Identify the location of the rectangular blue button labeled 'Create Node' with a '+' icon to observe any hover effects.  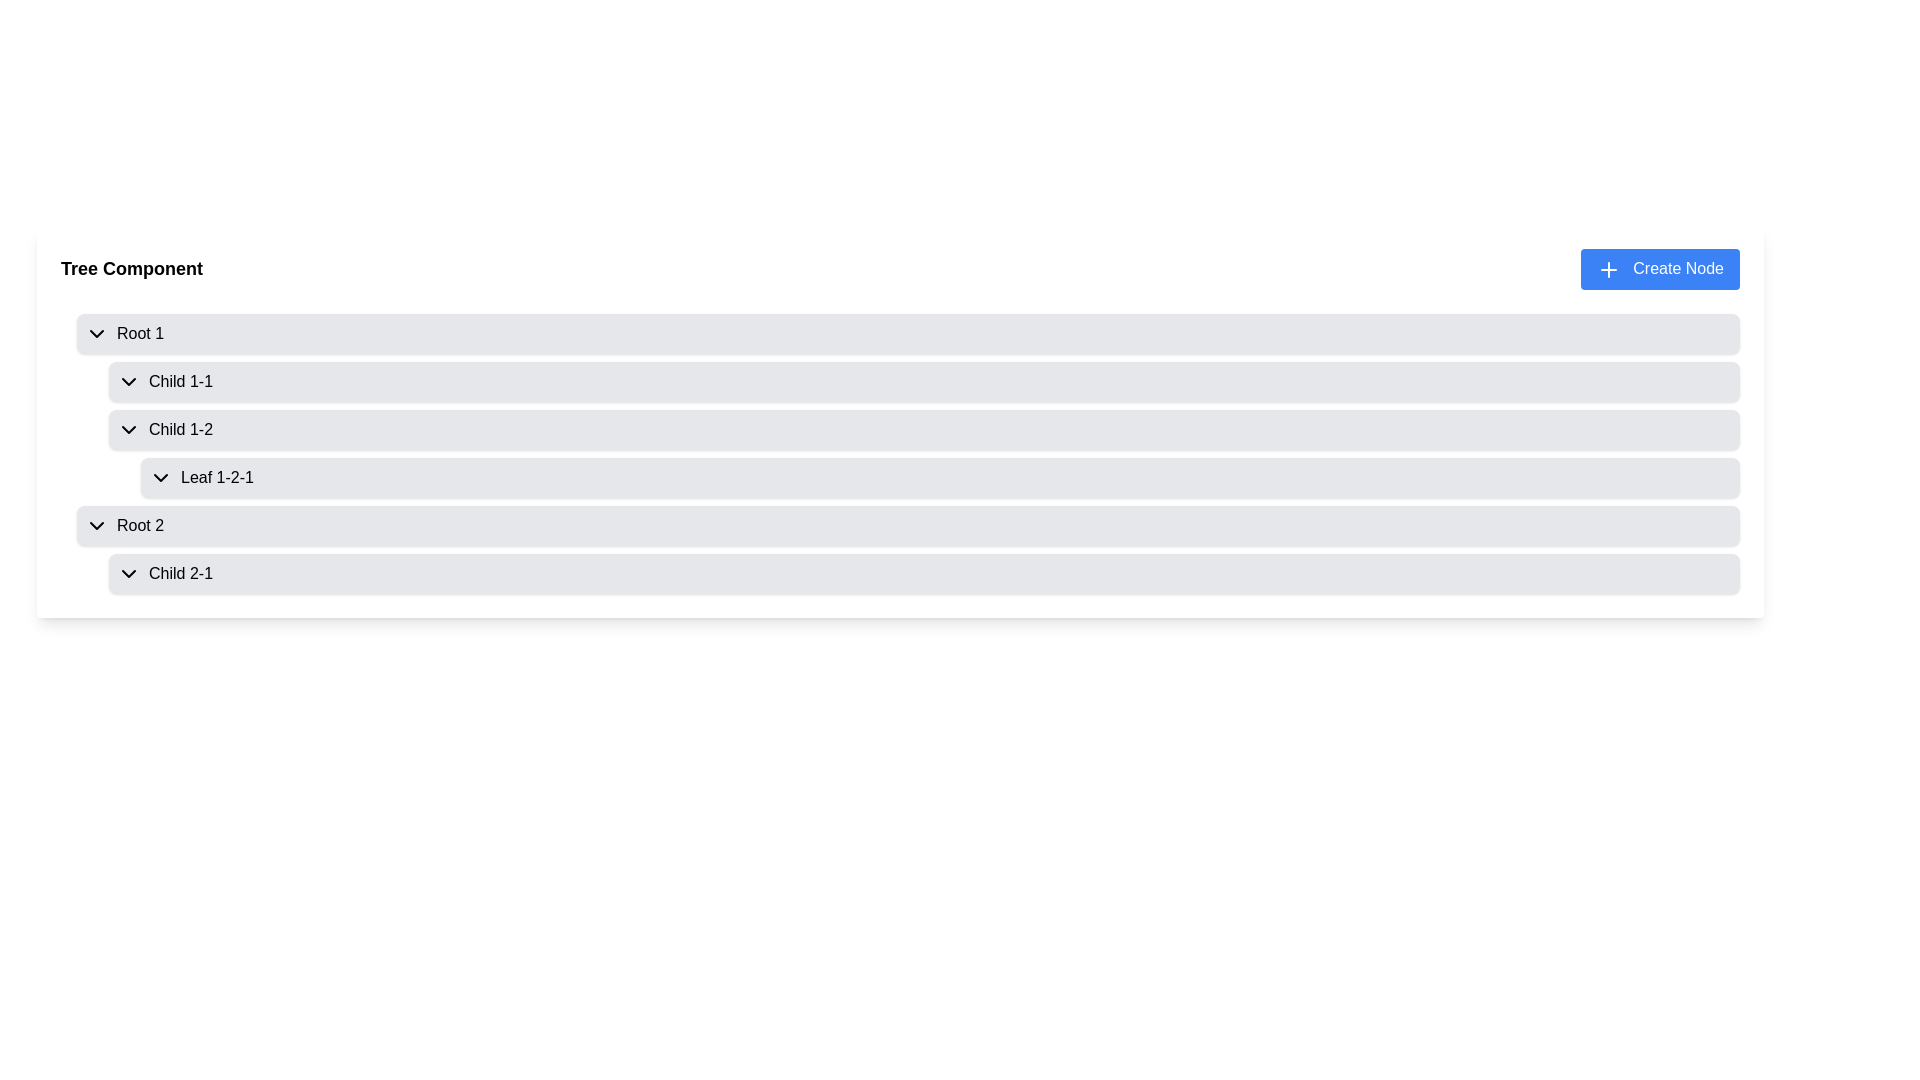
(1660, 268).